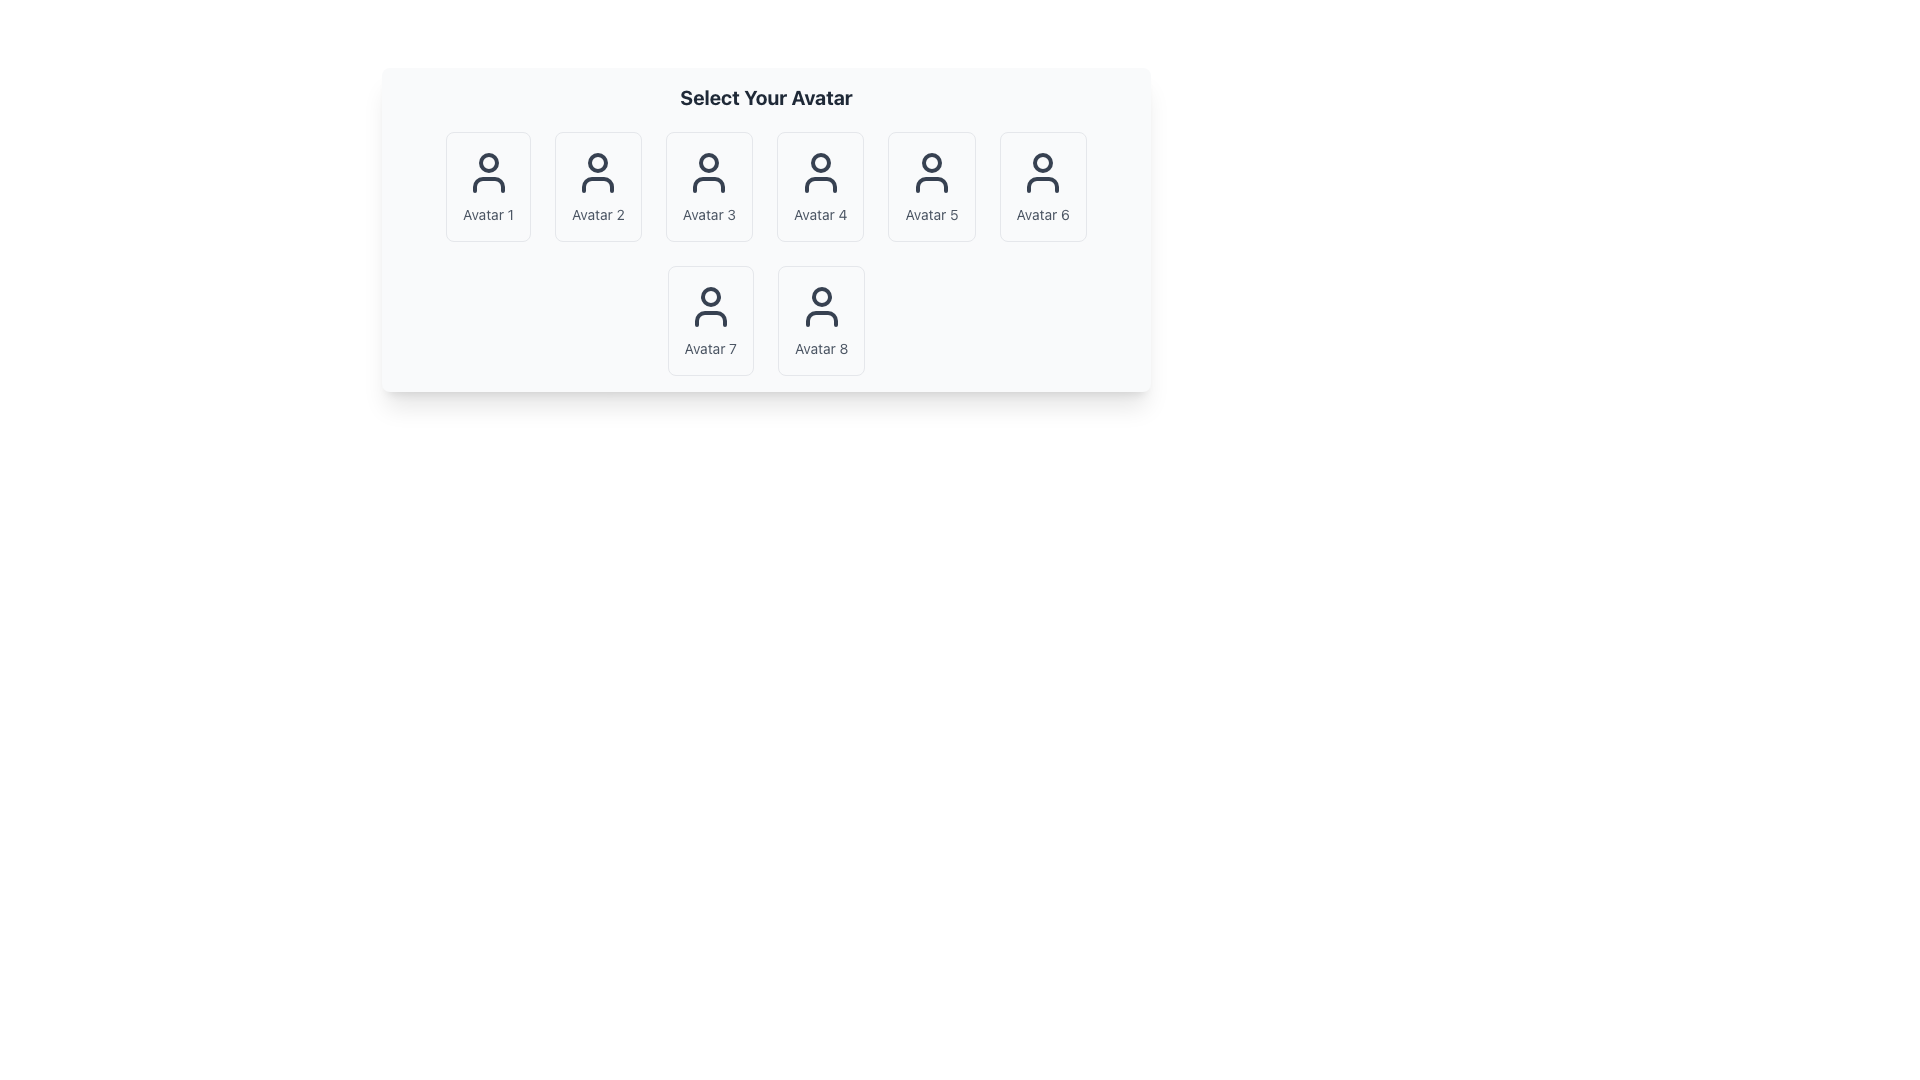  I want to click on the user profile silhouette avatar icon labeled 'Avatar 2', so click(597, 172).